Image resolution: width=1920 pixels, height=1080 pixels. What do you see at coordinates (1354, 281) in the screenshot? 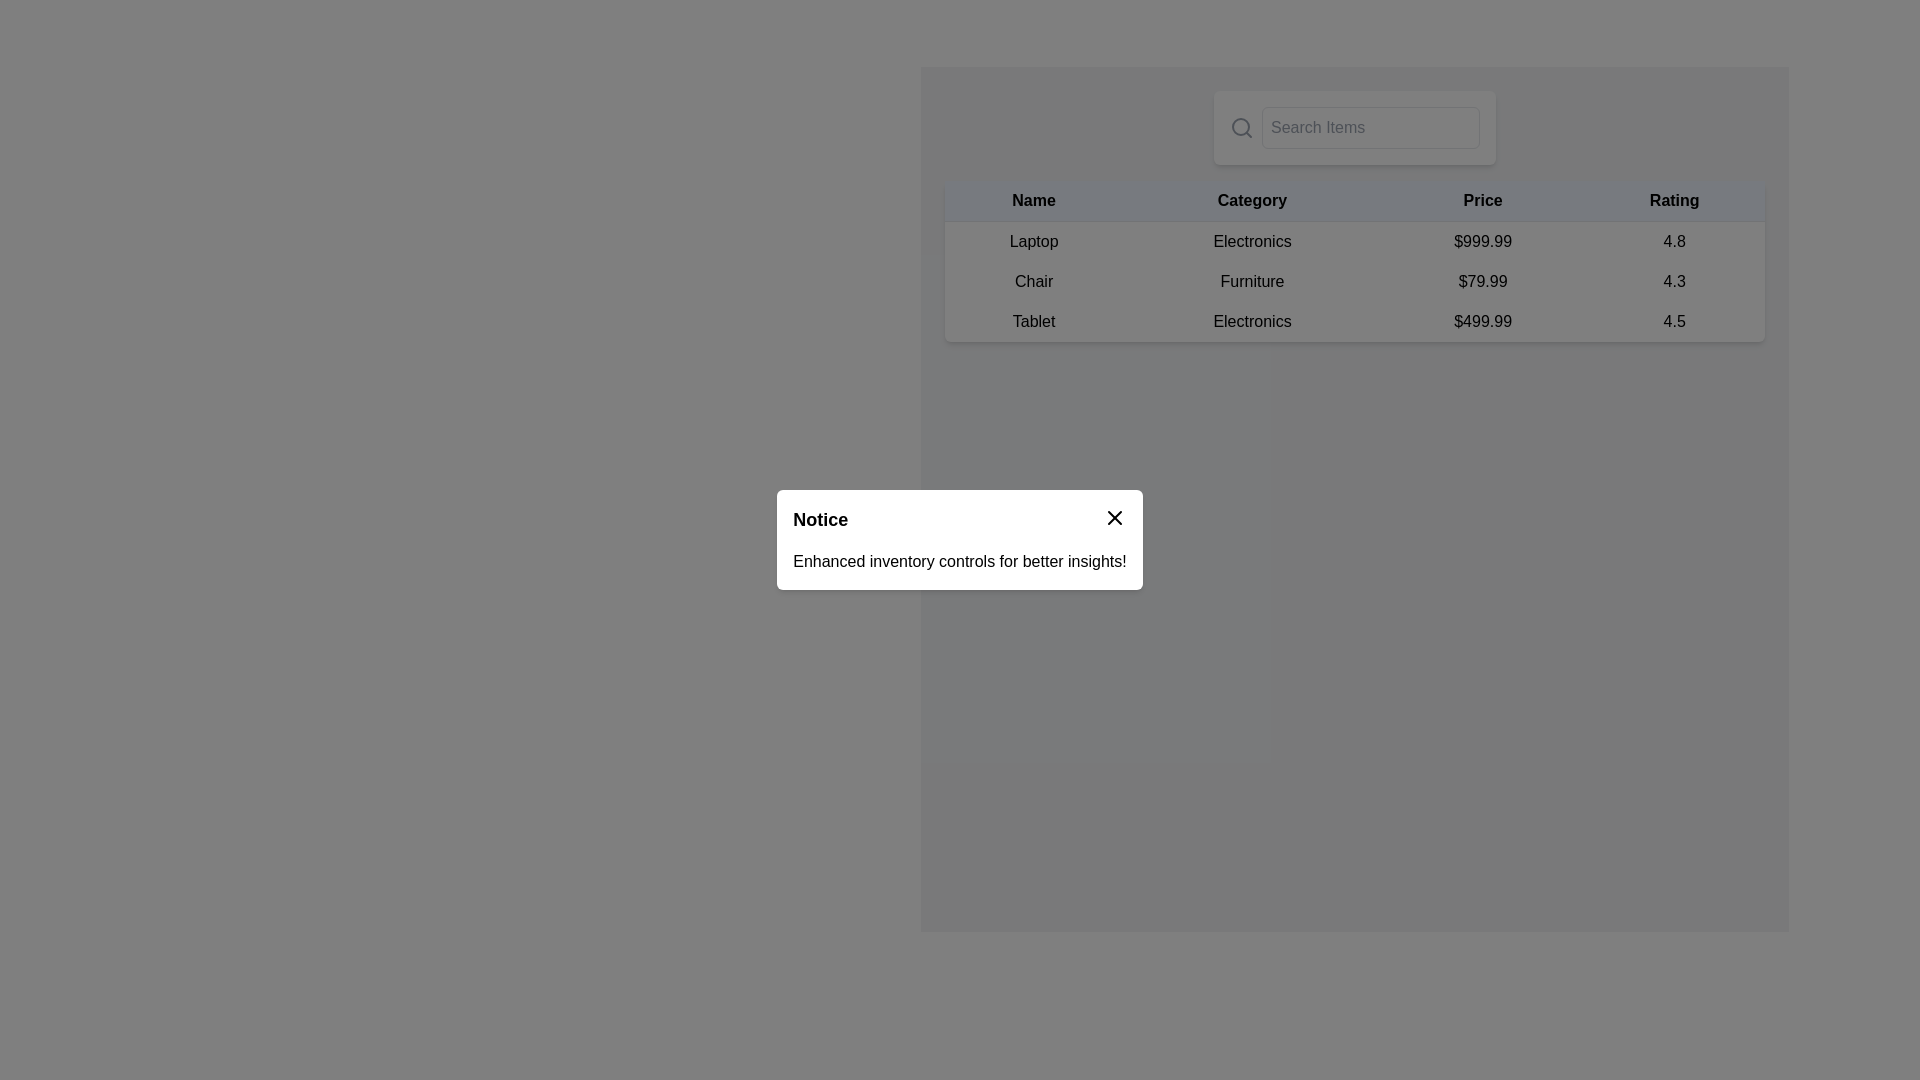
I see `the second row of the product table that displays detailed information about a product, including name, category, price, and rating` at bounding box center [1354, 281].